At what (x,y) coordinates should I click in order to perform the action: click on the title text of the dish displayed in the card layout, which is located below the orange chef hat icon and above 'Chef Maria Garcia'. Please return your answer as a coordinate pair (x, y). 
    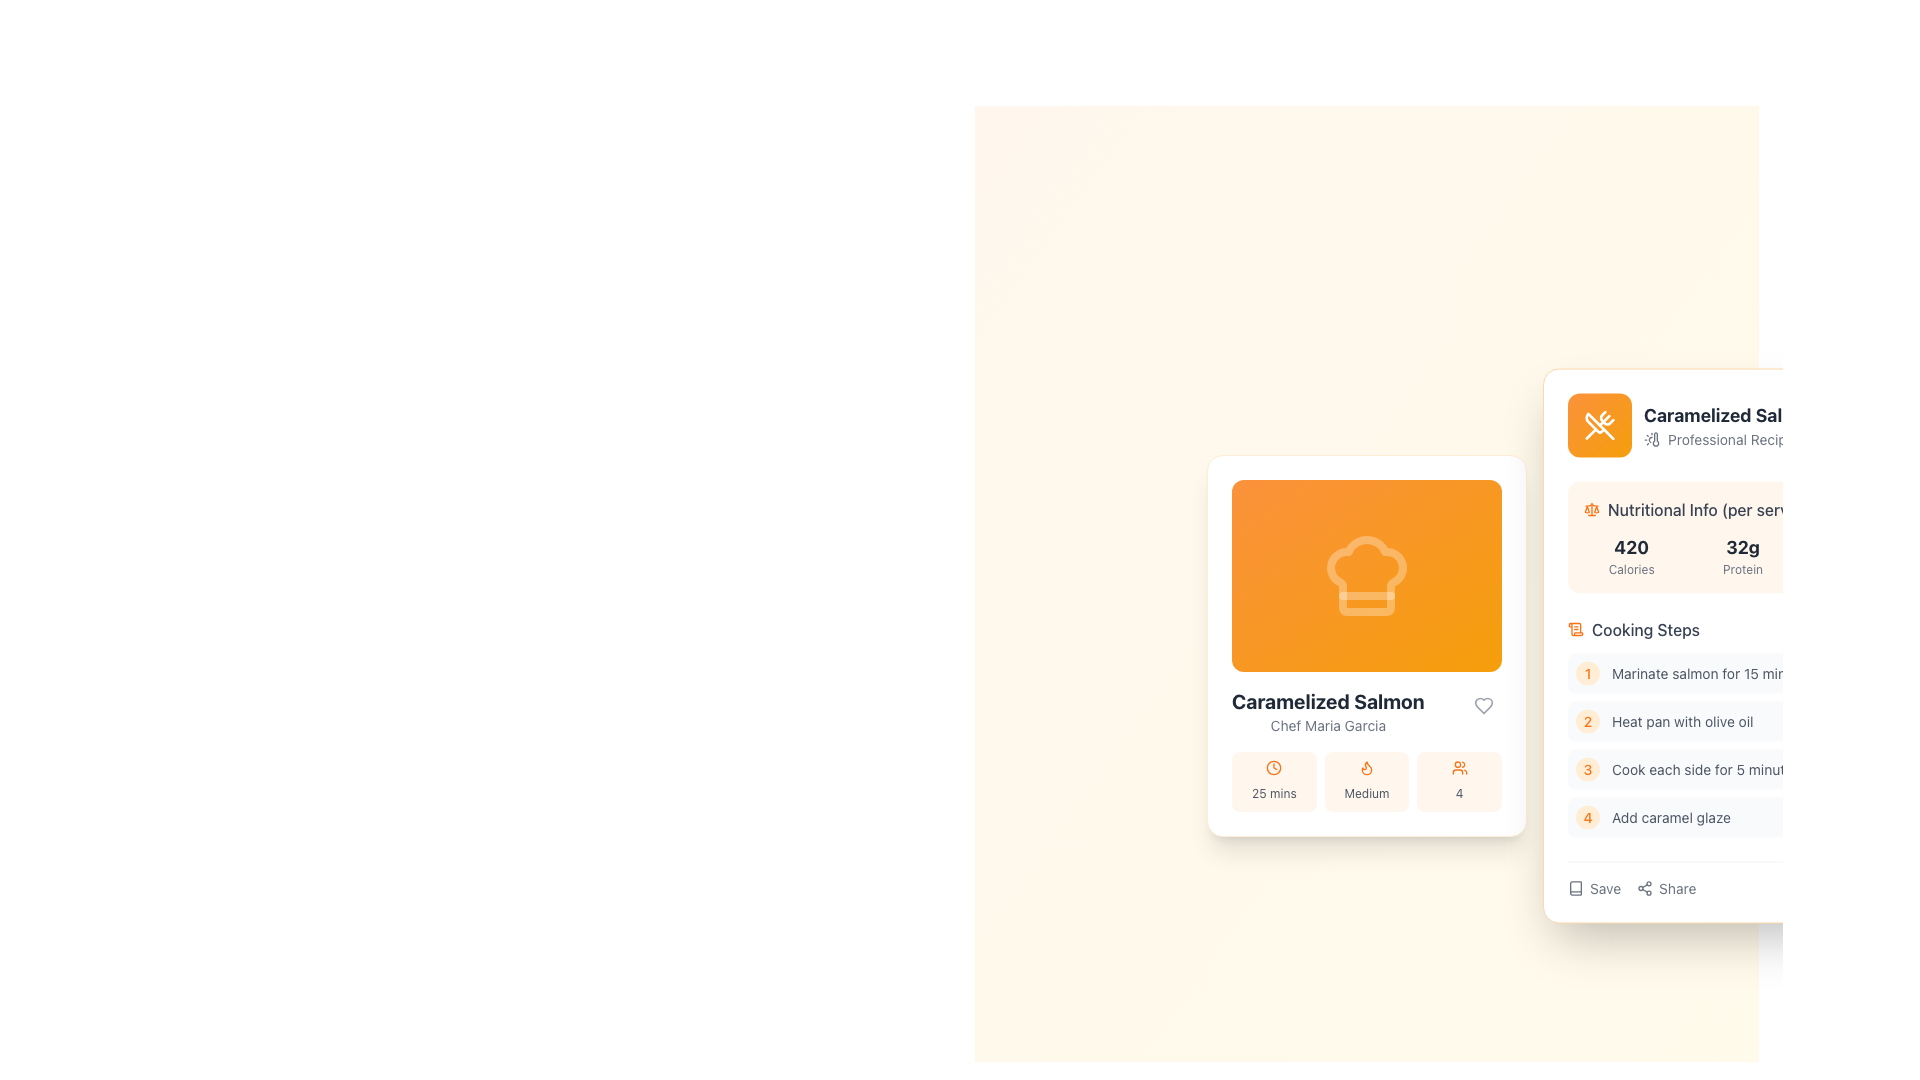
    Looking at the image, I should click on (1328, 701).